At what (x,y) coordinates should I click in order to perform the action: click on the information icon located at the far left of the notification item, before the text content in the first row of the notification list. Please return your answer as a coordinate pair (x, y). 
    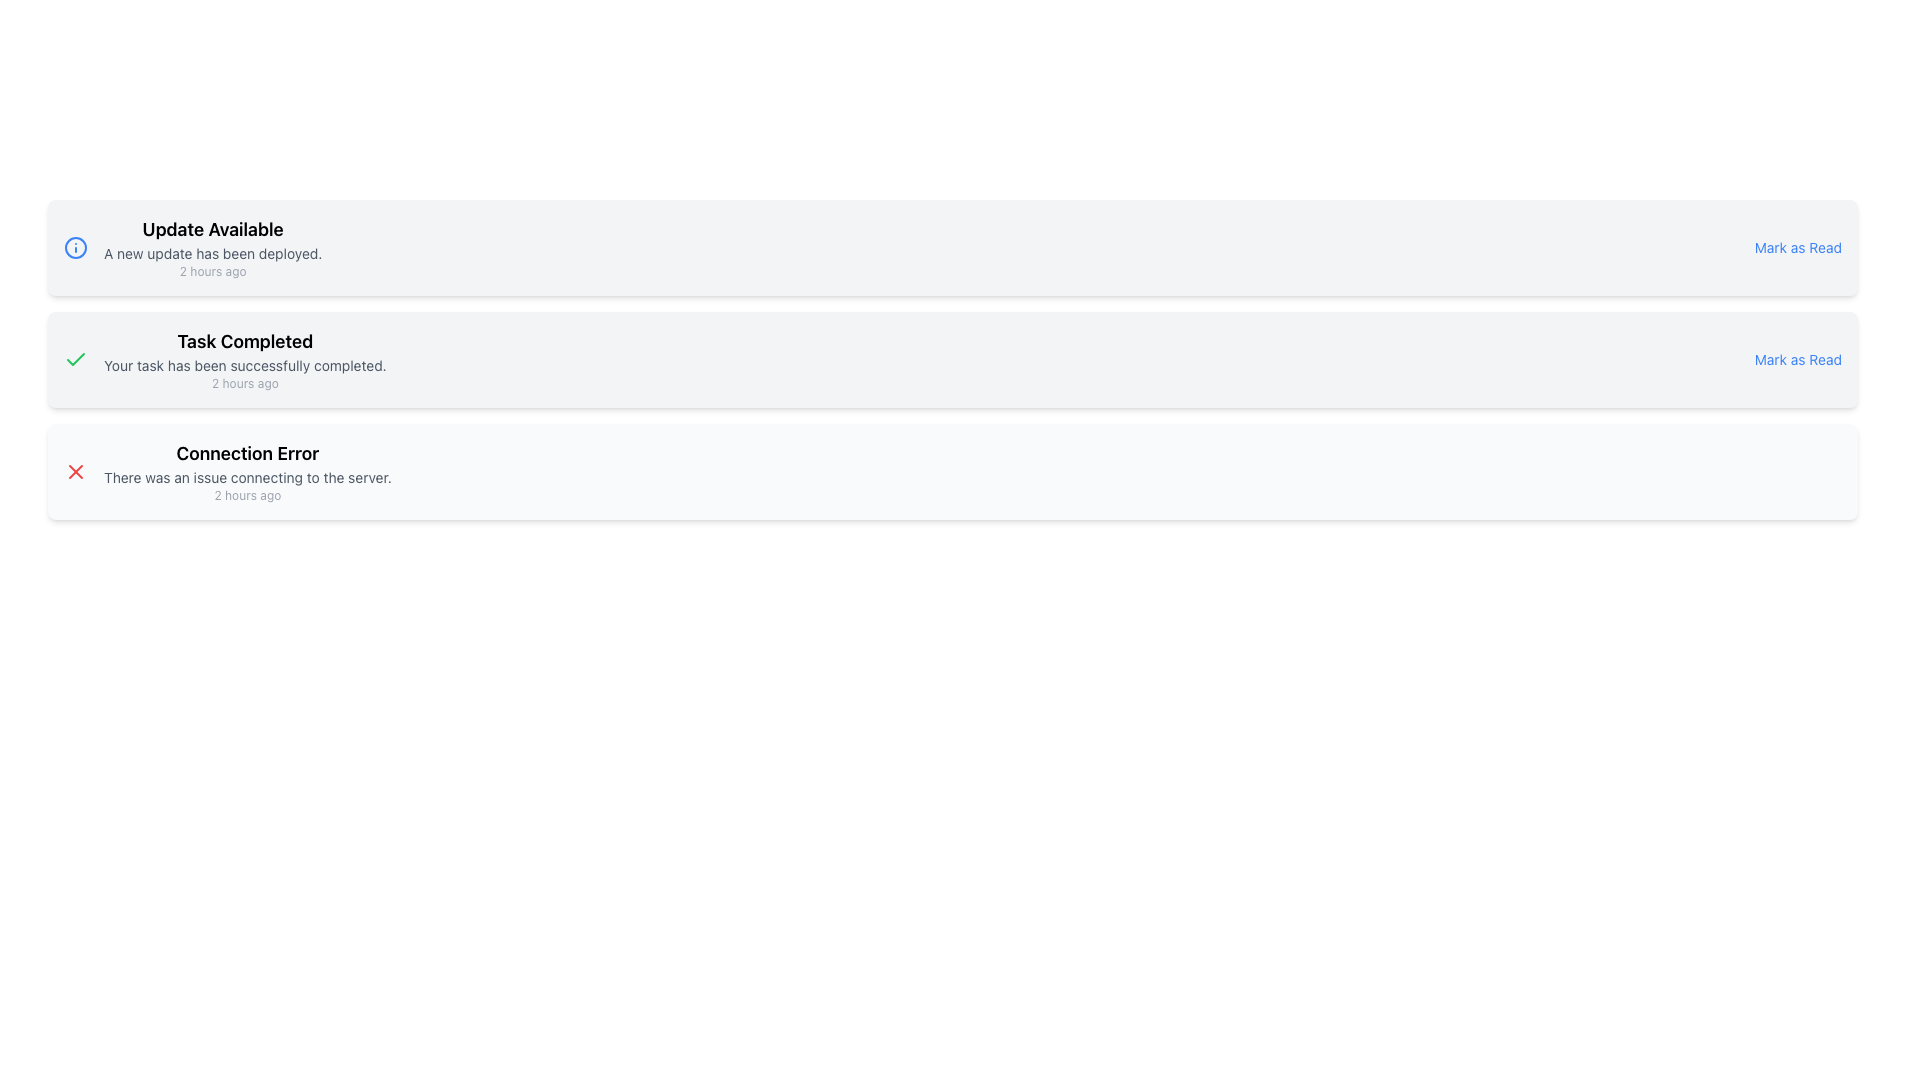
    Looking at the image, I should click on (76, 246).